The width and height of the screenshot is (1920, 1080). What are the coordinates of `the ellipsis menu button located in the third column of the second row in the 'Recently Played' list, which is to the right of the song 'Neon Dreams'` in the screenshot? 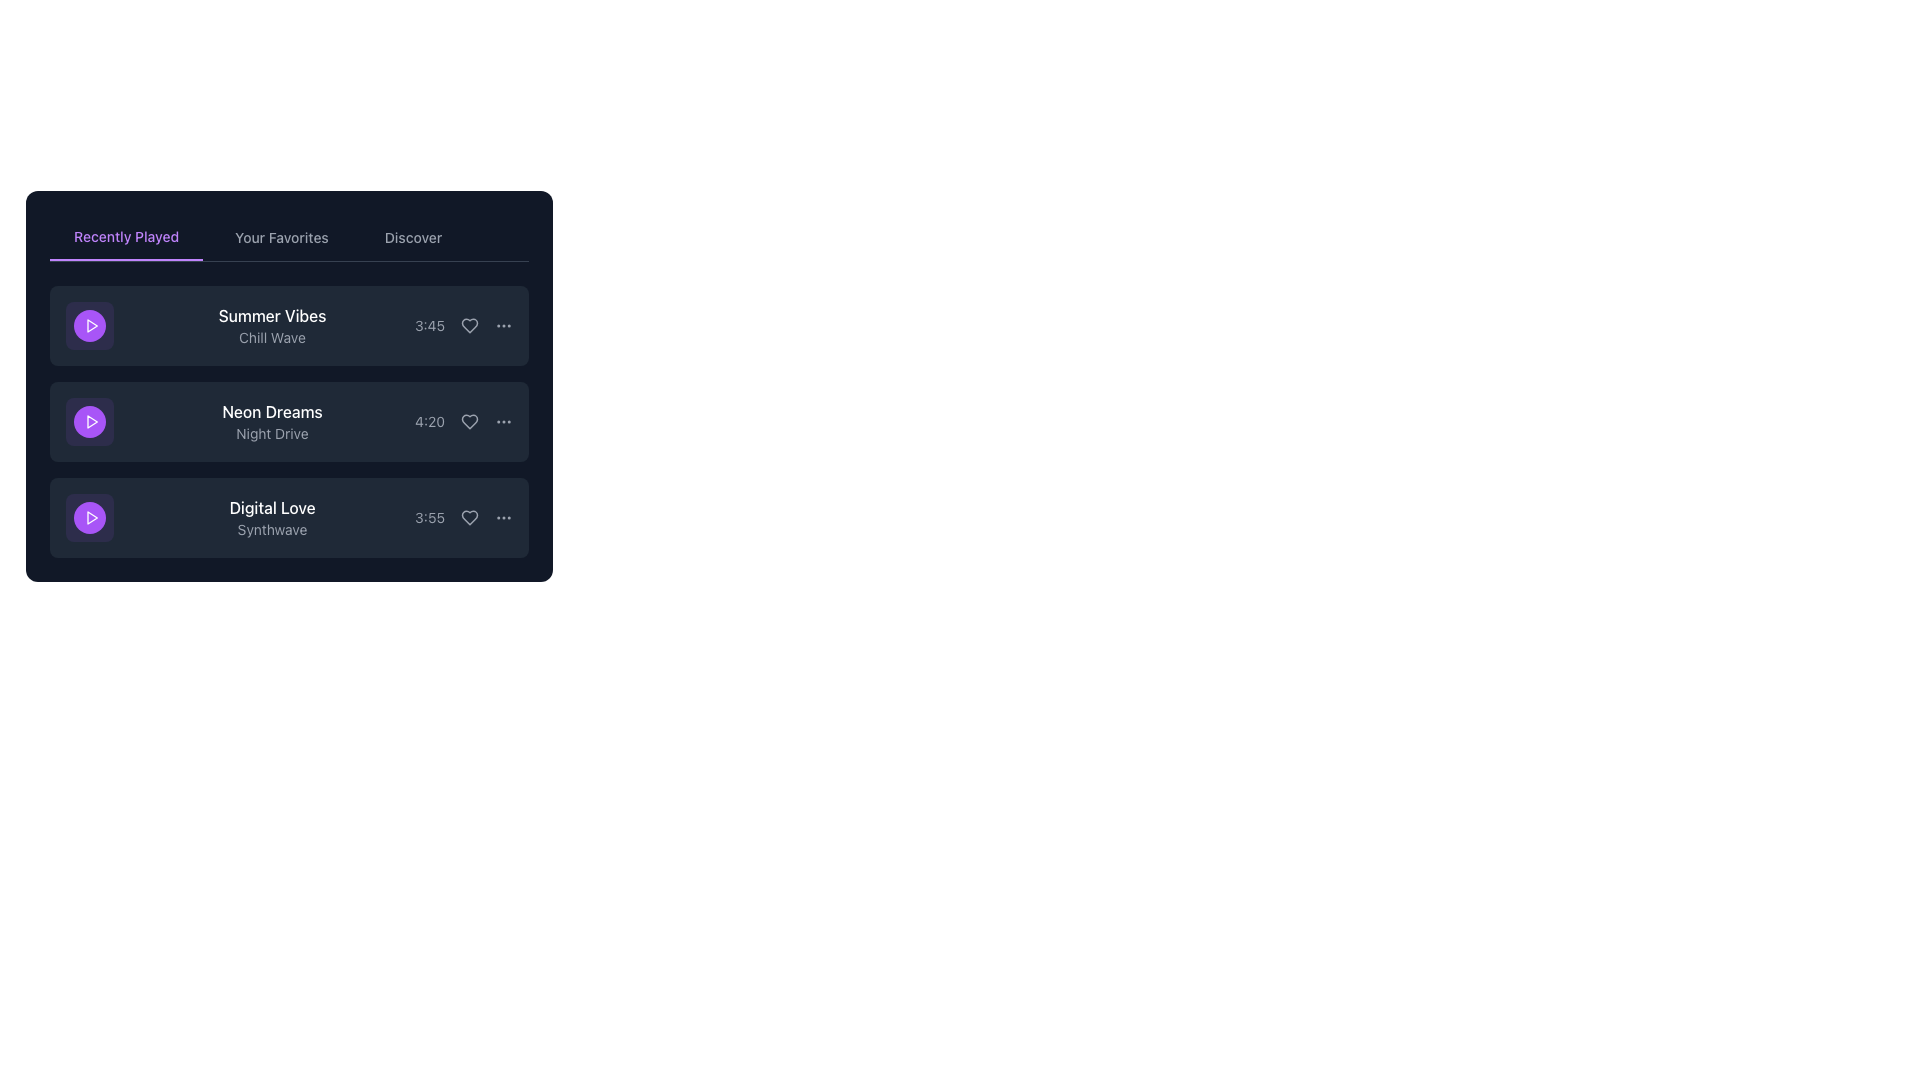 It's located at (504, 420).